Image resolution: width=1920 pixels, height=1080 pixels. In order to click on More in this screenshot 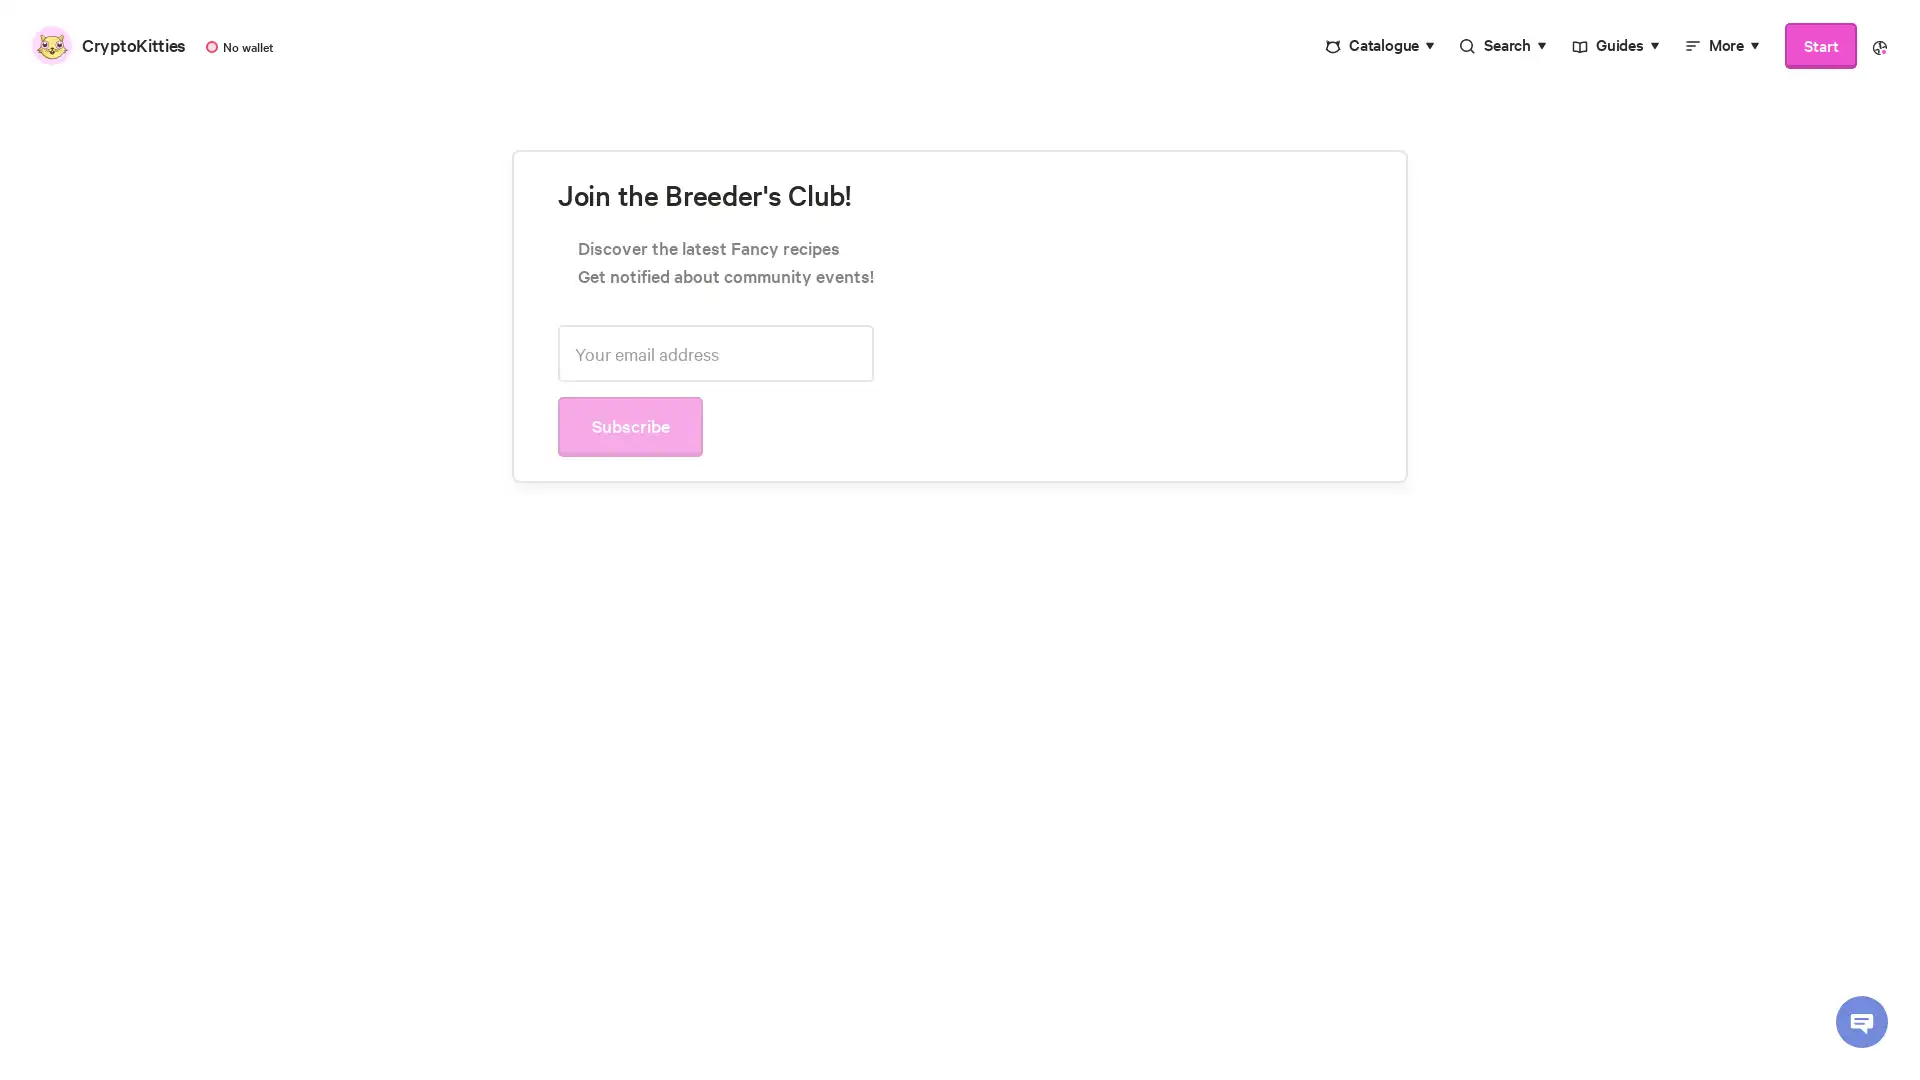, I will do `click(1721, 45)`.